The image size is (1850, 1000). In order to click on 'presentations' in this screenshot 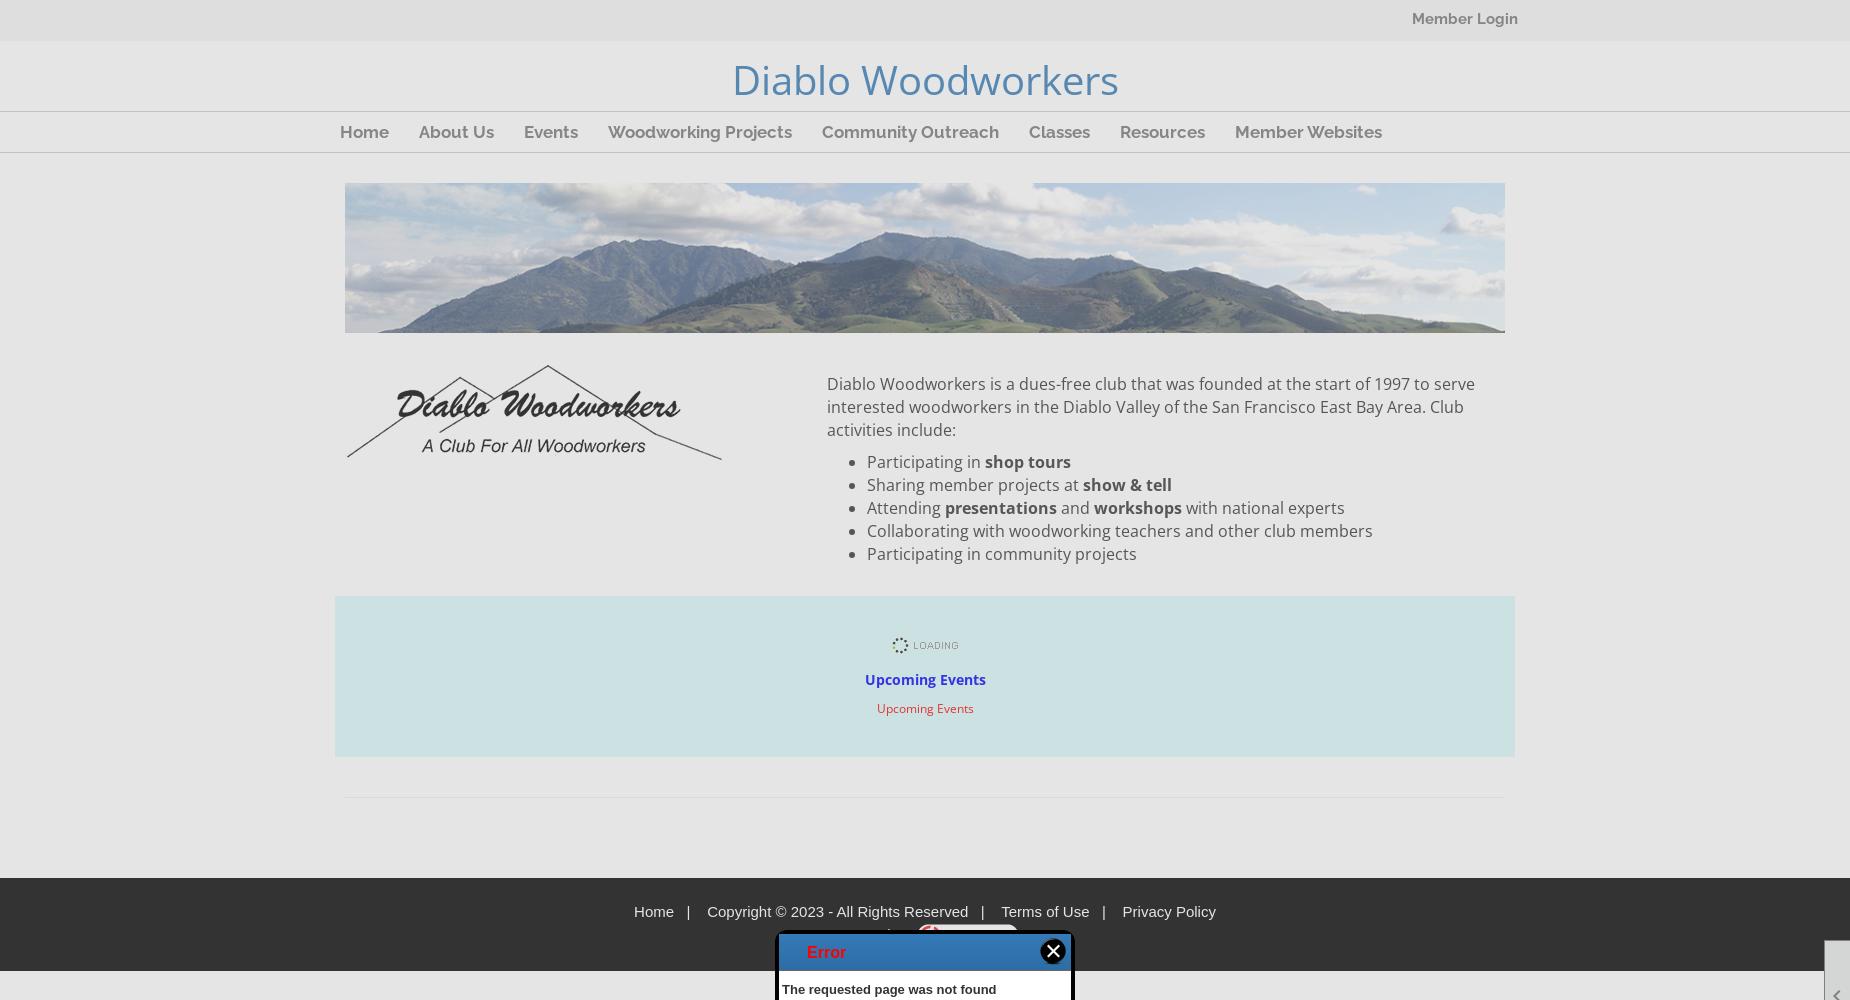, I will do `click(1002, 508)`.